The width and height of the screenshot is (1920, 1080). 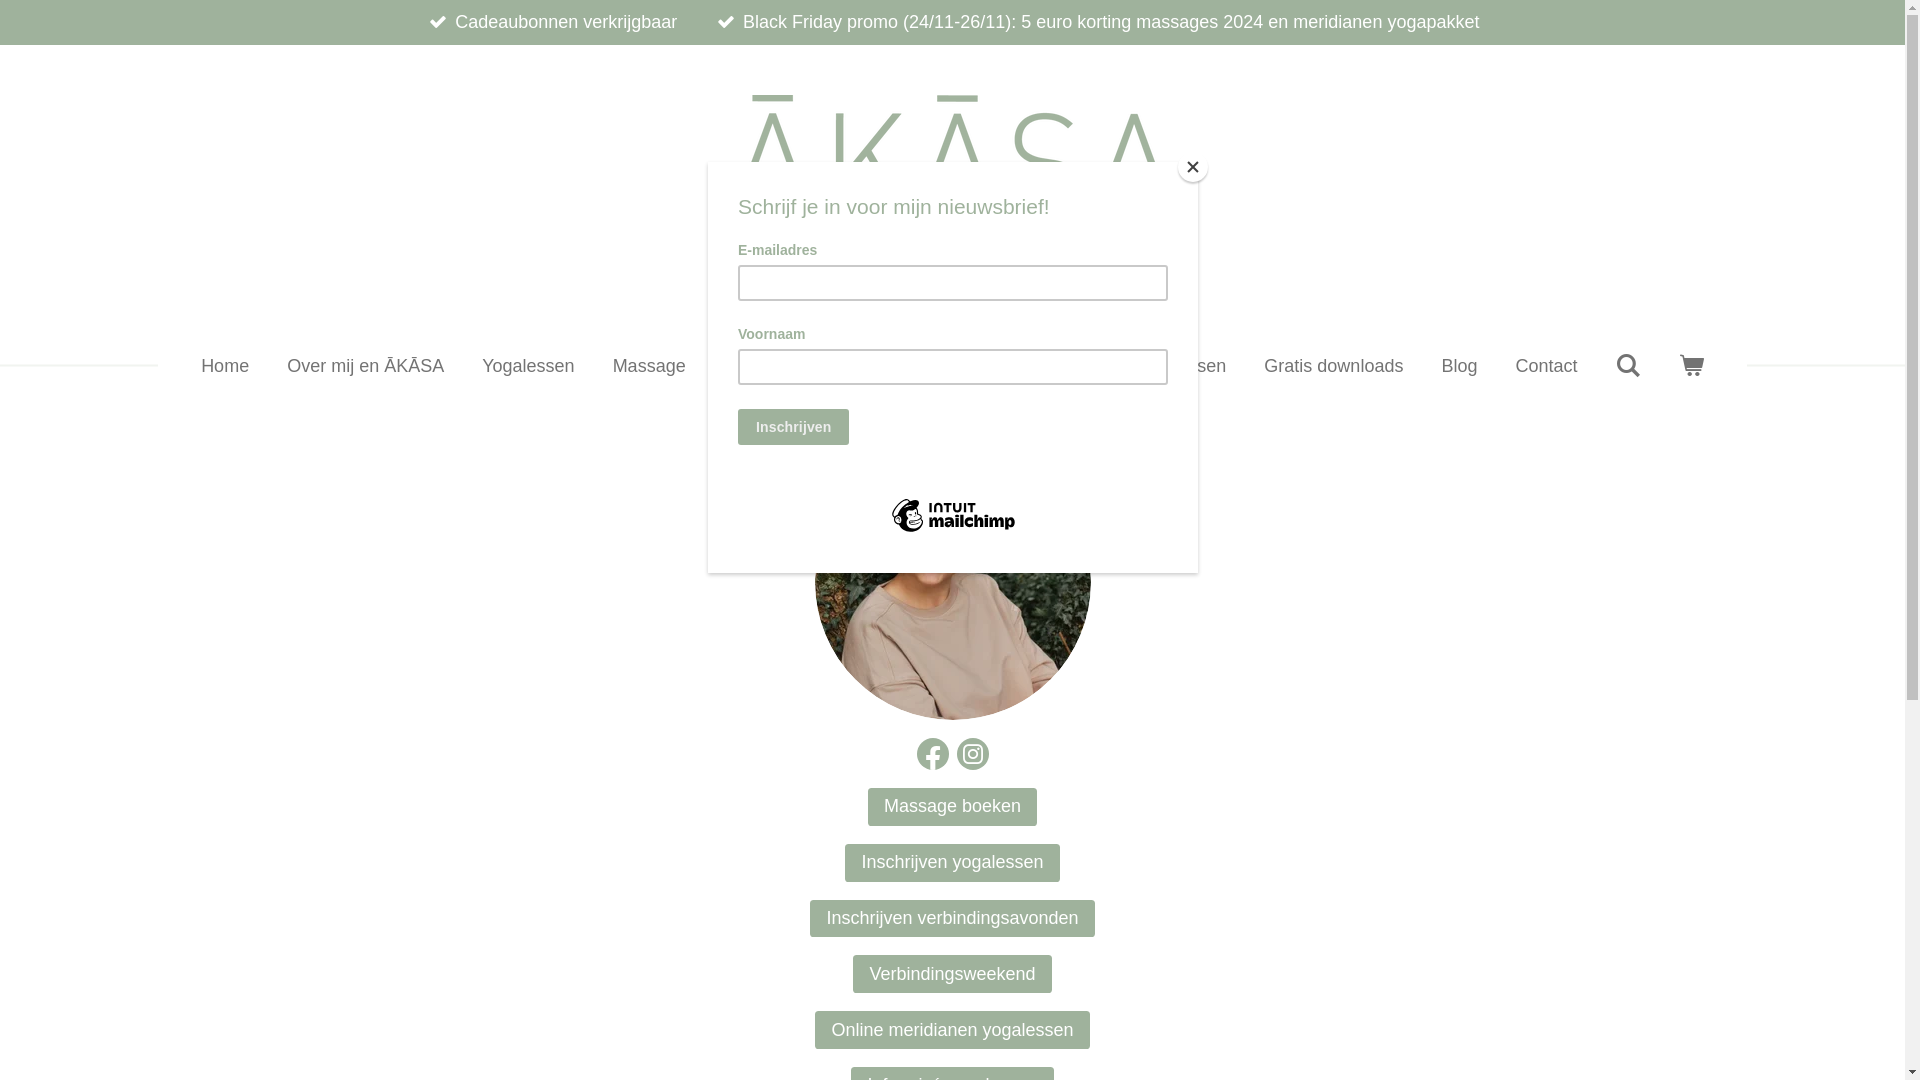 What do you see at coordinates (649, 366) in the screenshot?
I see `'Massage'` at bounding box center [649, 366].